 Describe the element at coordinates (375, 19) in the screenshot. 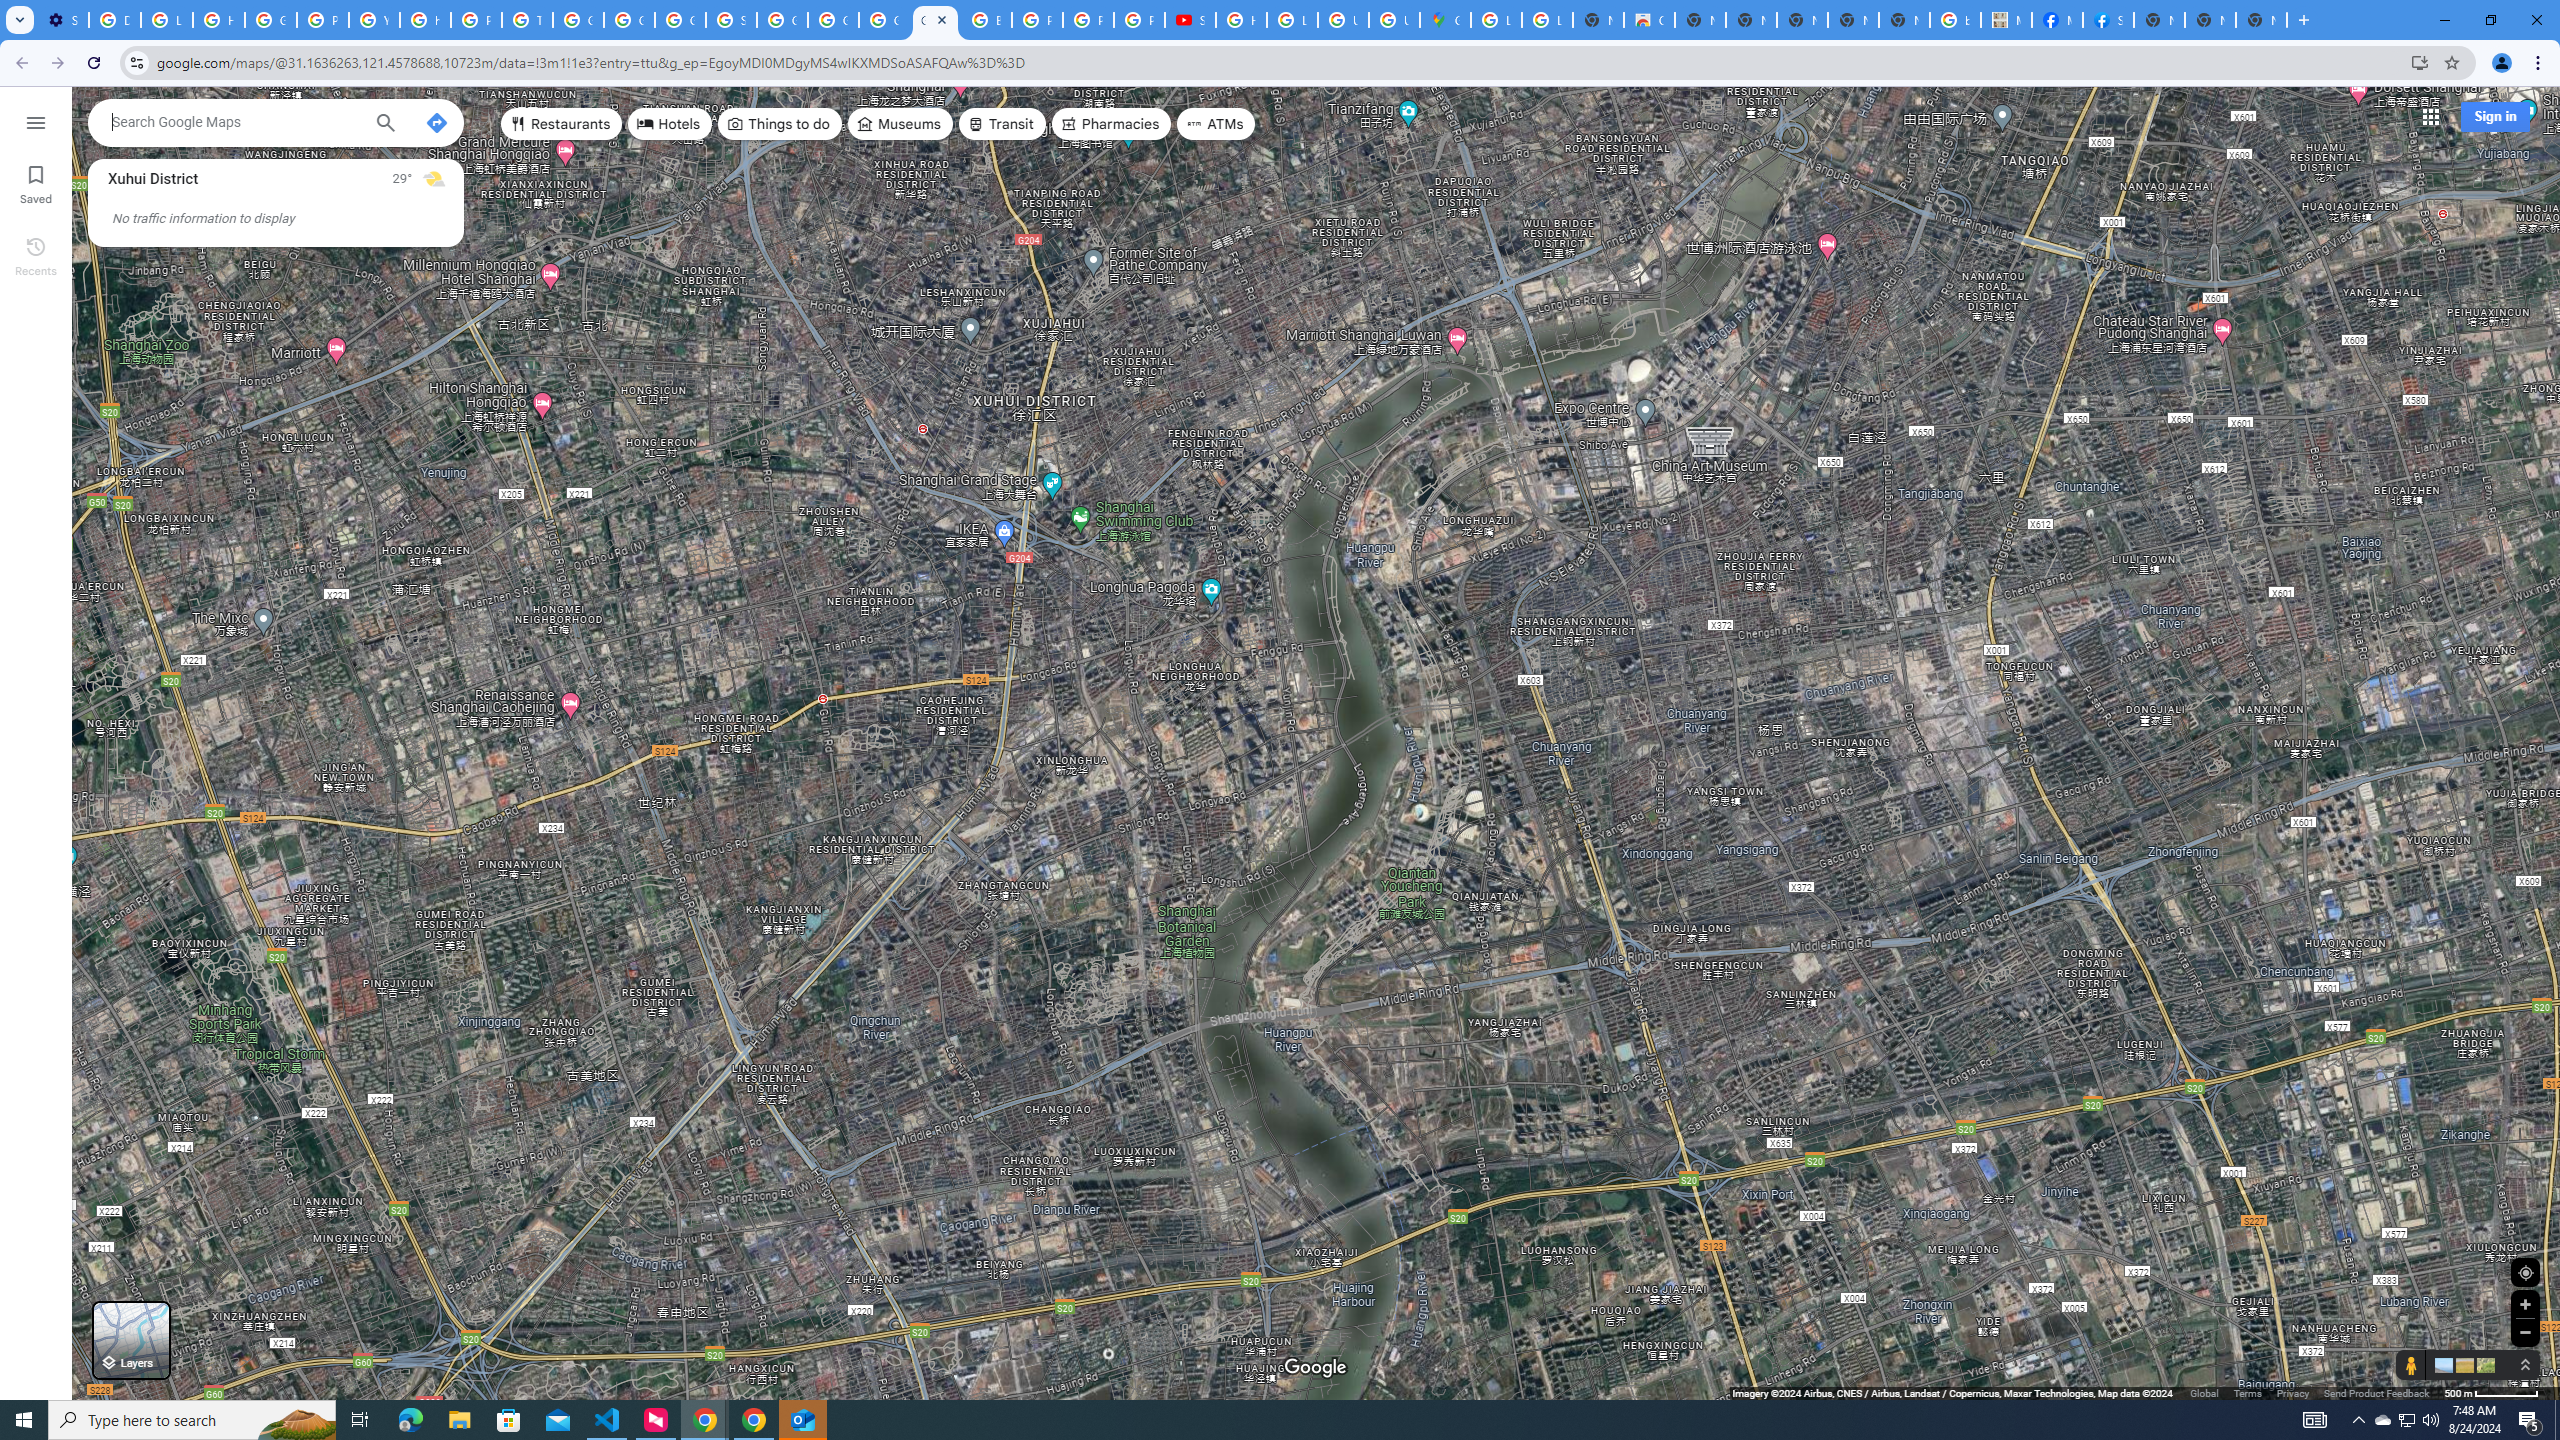

I see `'YouTube'` at that location.